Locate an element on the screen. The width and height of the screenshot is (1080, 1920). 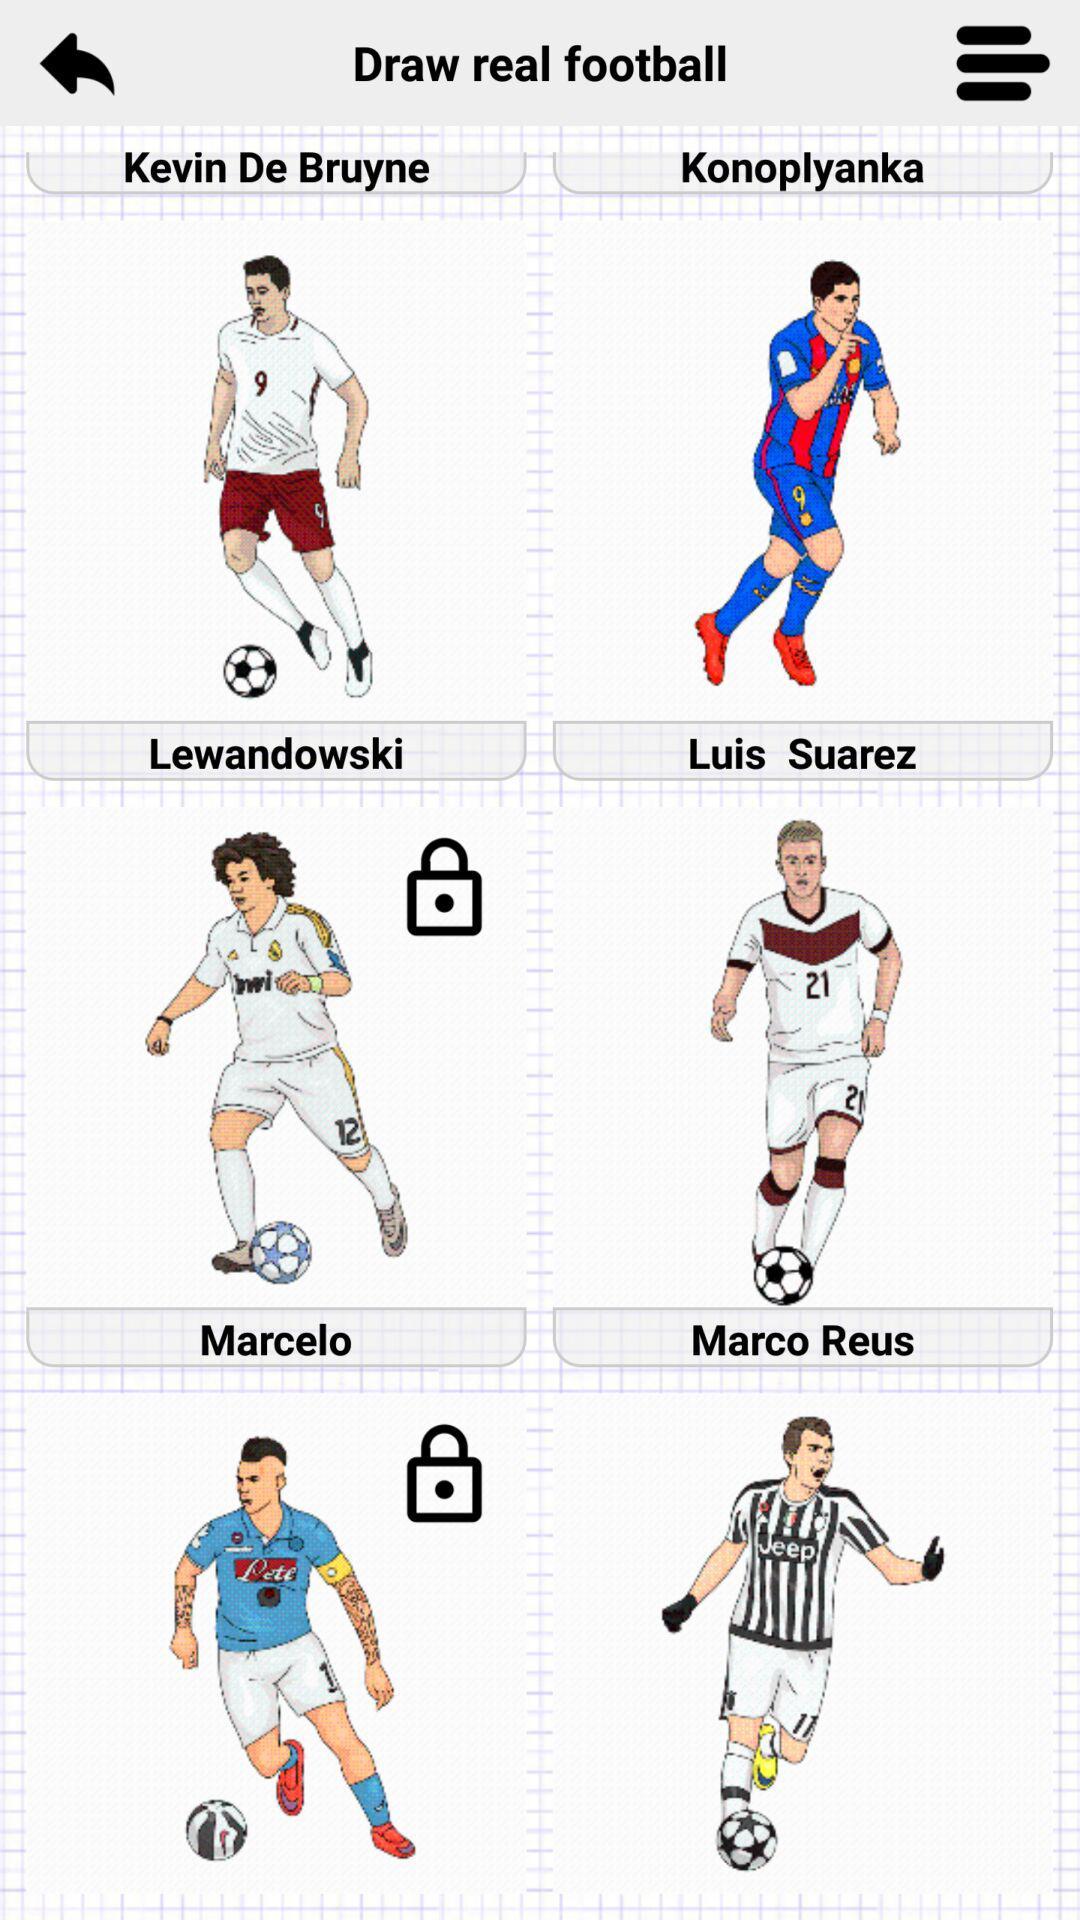
item above kevin de bruyne icon is located at coordinates (75, 62).